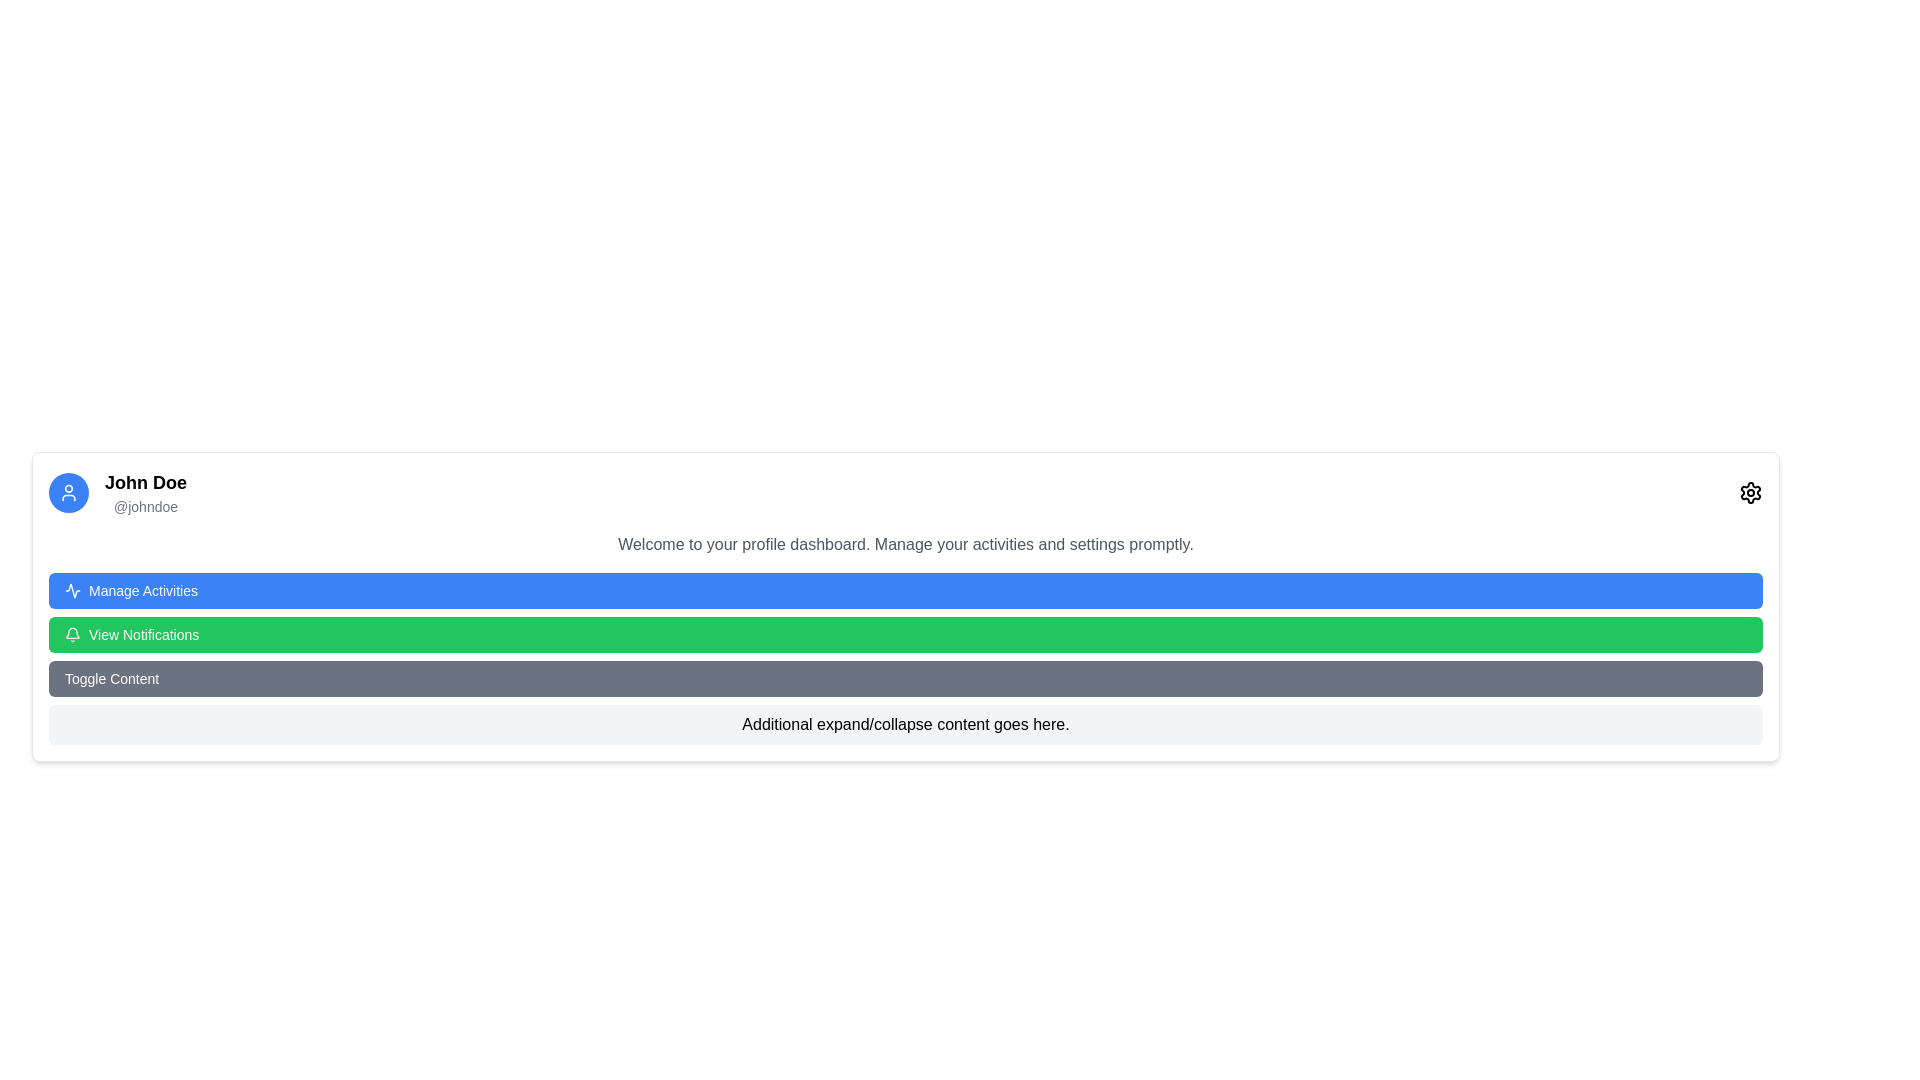 This screenshot has width=1920, height=1080. Describe the element at coordinates (144, 505) in the screenshot. I see `the text label displaying '@johndoe', which is styled in light gray and is positioned directly underneath 'John Doe' in the profile section` at that location.